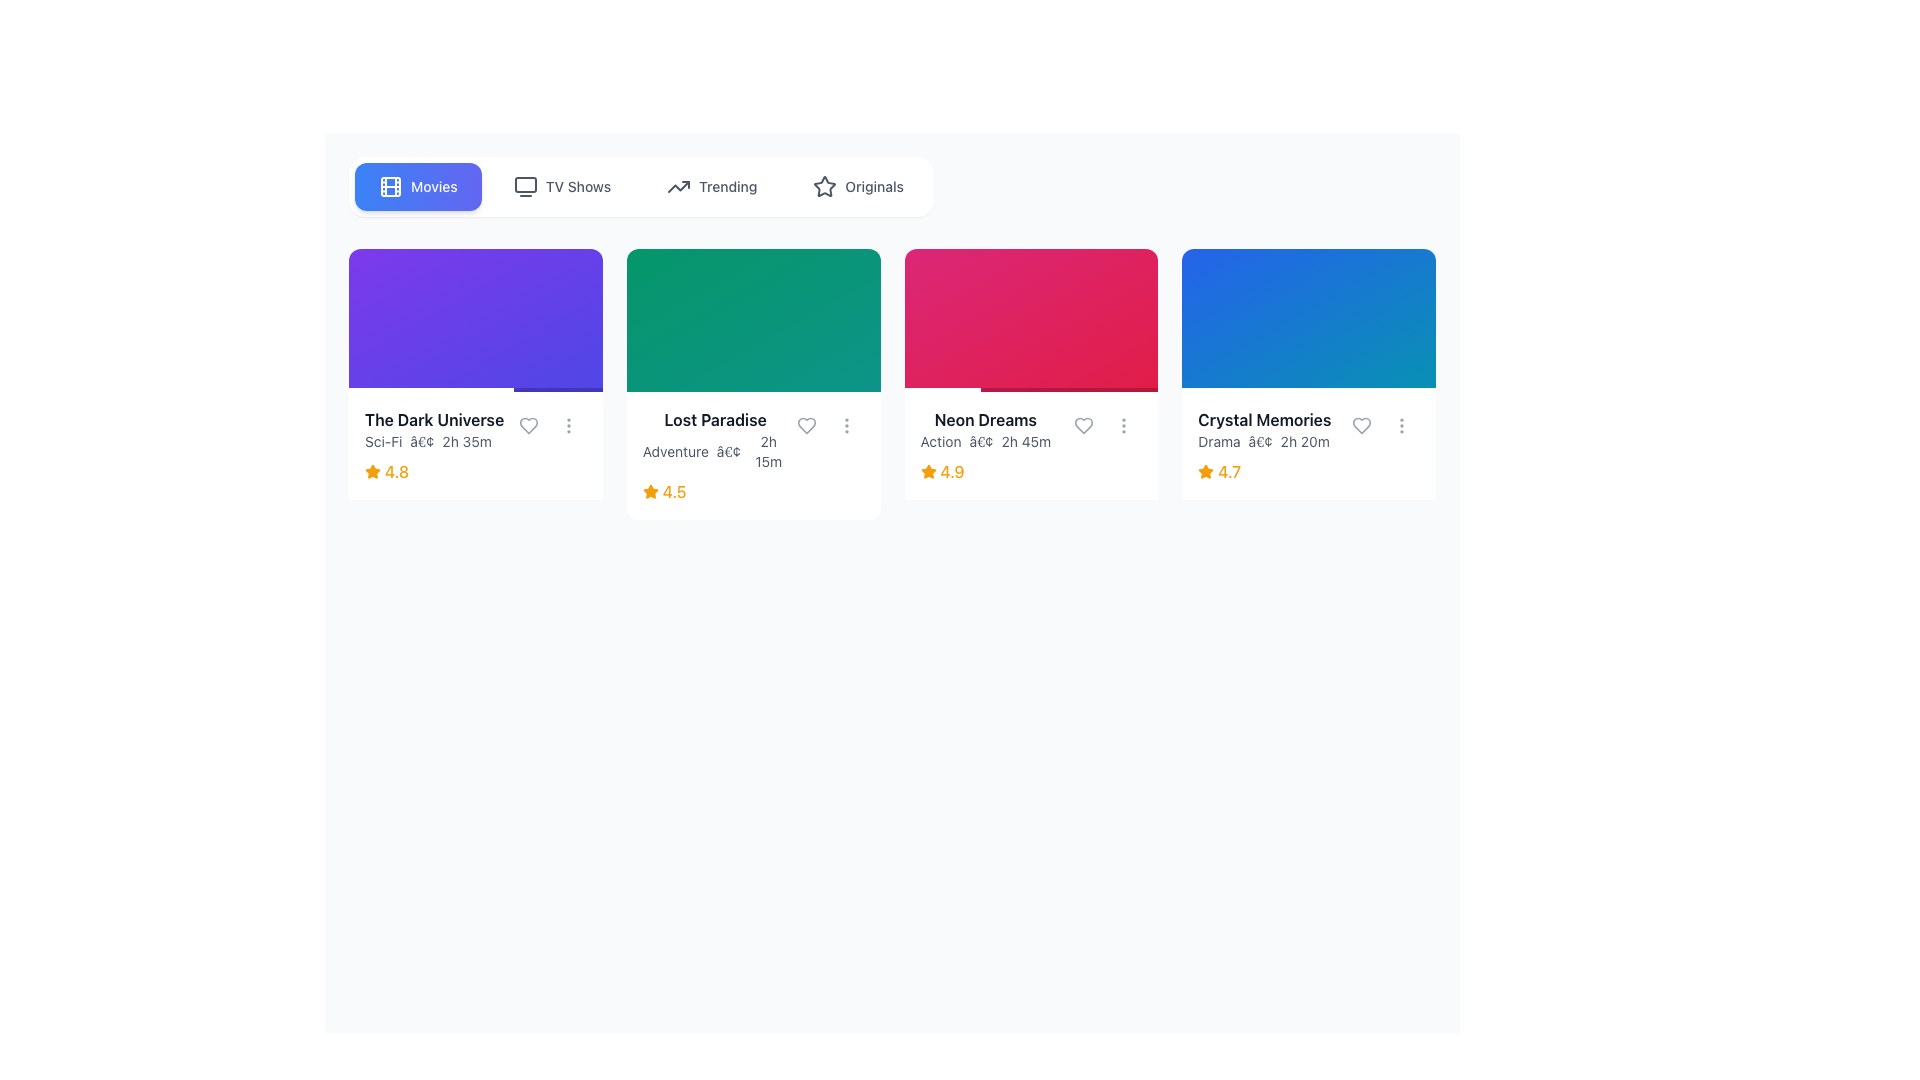 The height and width of the screenshot is (1080, 1920). Describe the element at coordinates (397, 471) in the screenshot. I see `the text label displaying the movie rating '4.8', which is located to the right of the star icon in the rating component beneath the movie thumbnail and title in the second column of the grid layout` at that location.